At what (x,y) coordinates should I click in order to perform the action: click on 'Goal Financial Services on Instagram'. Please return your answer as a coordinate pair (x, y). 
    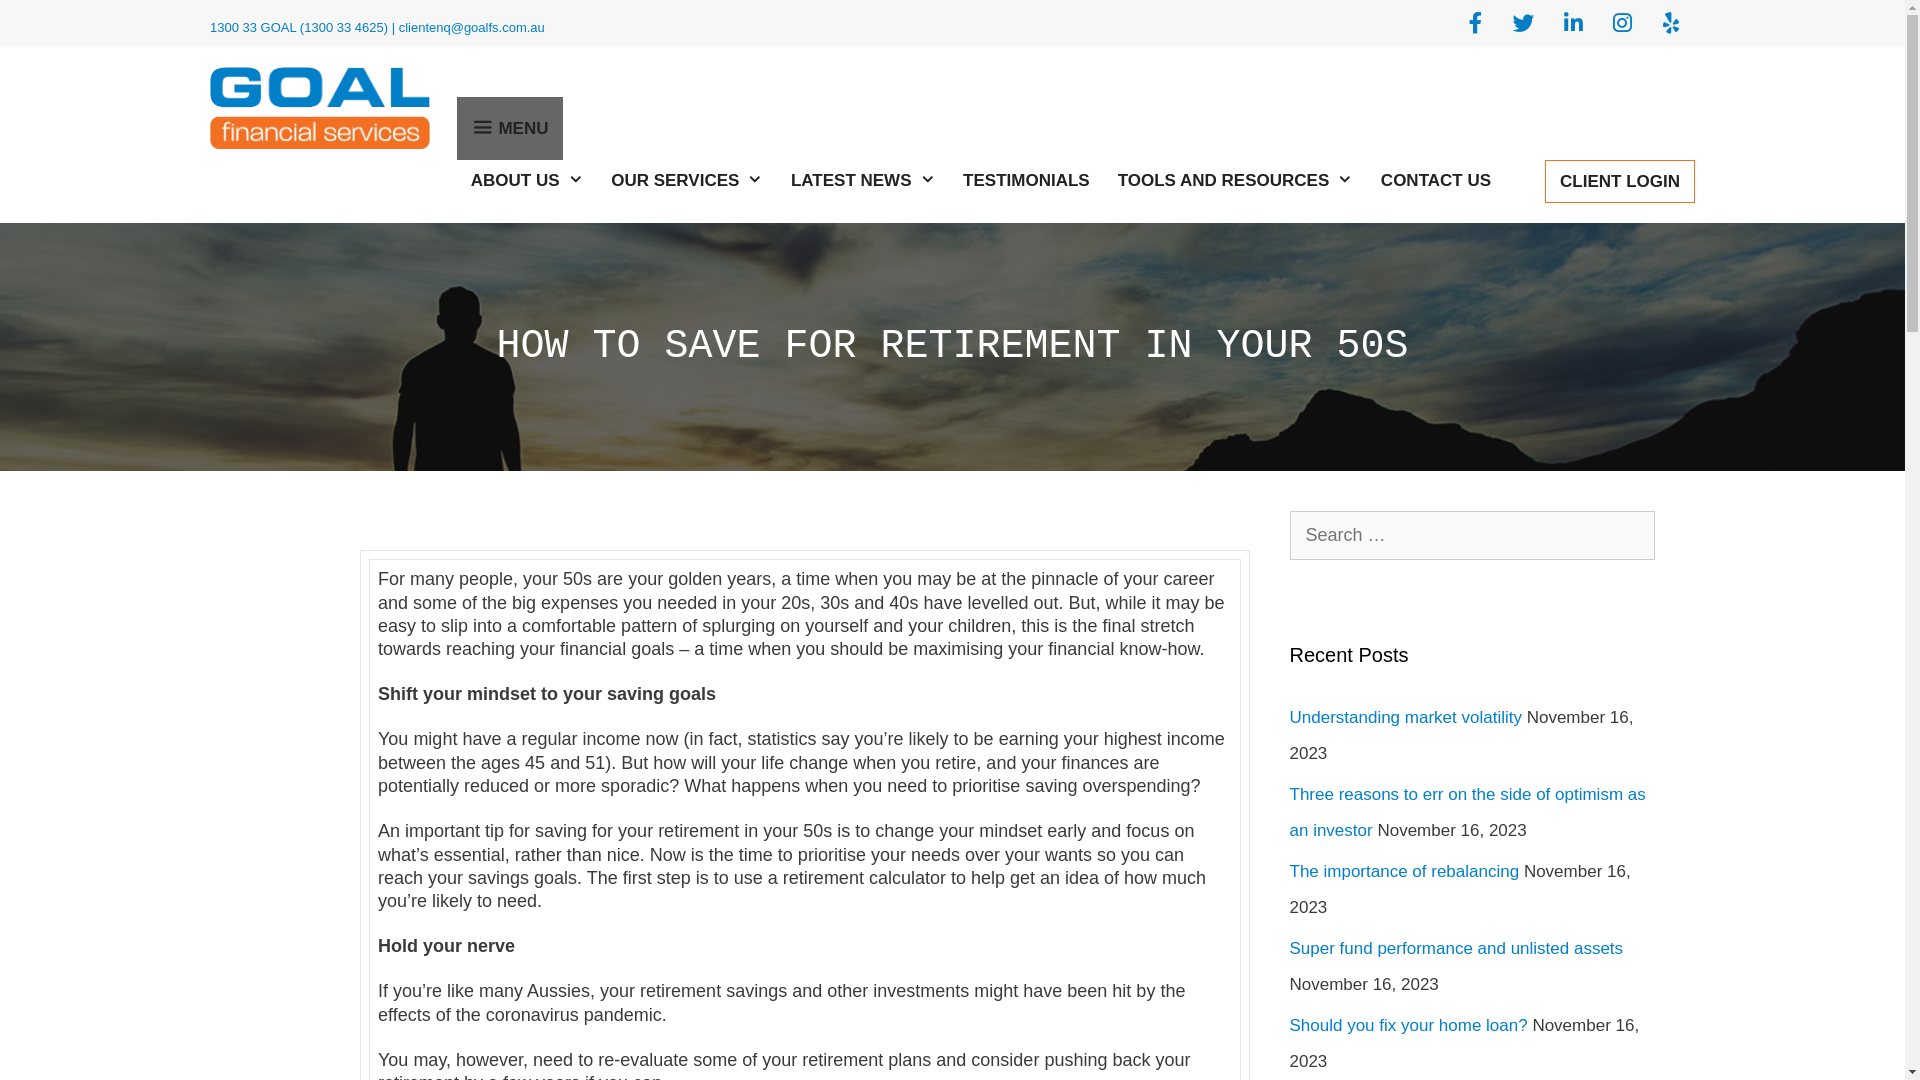
    Looking at the image, I should click on (1622, 23).